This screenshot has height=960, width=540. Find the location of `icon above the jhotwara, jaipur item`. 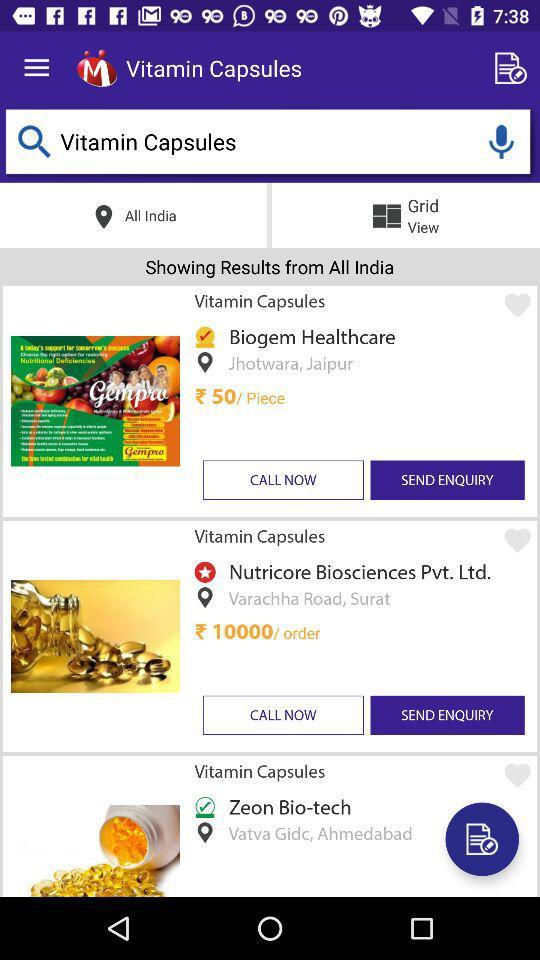

icon above the jhotwara, jaipur item is located at coordinates (308, 336).